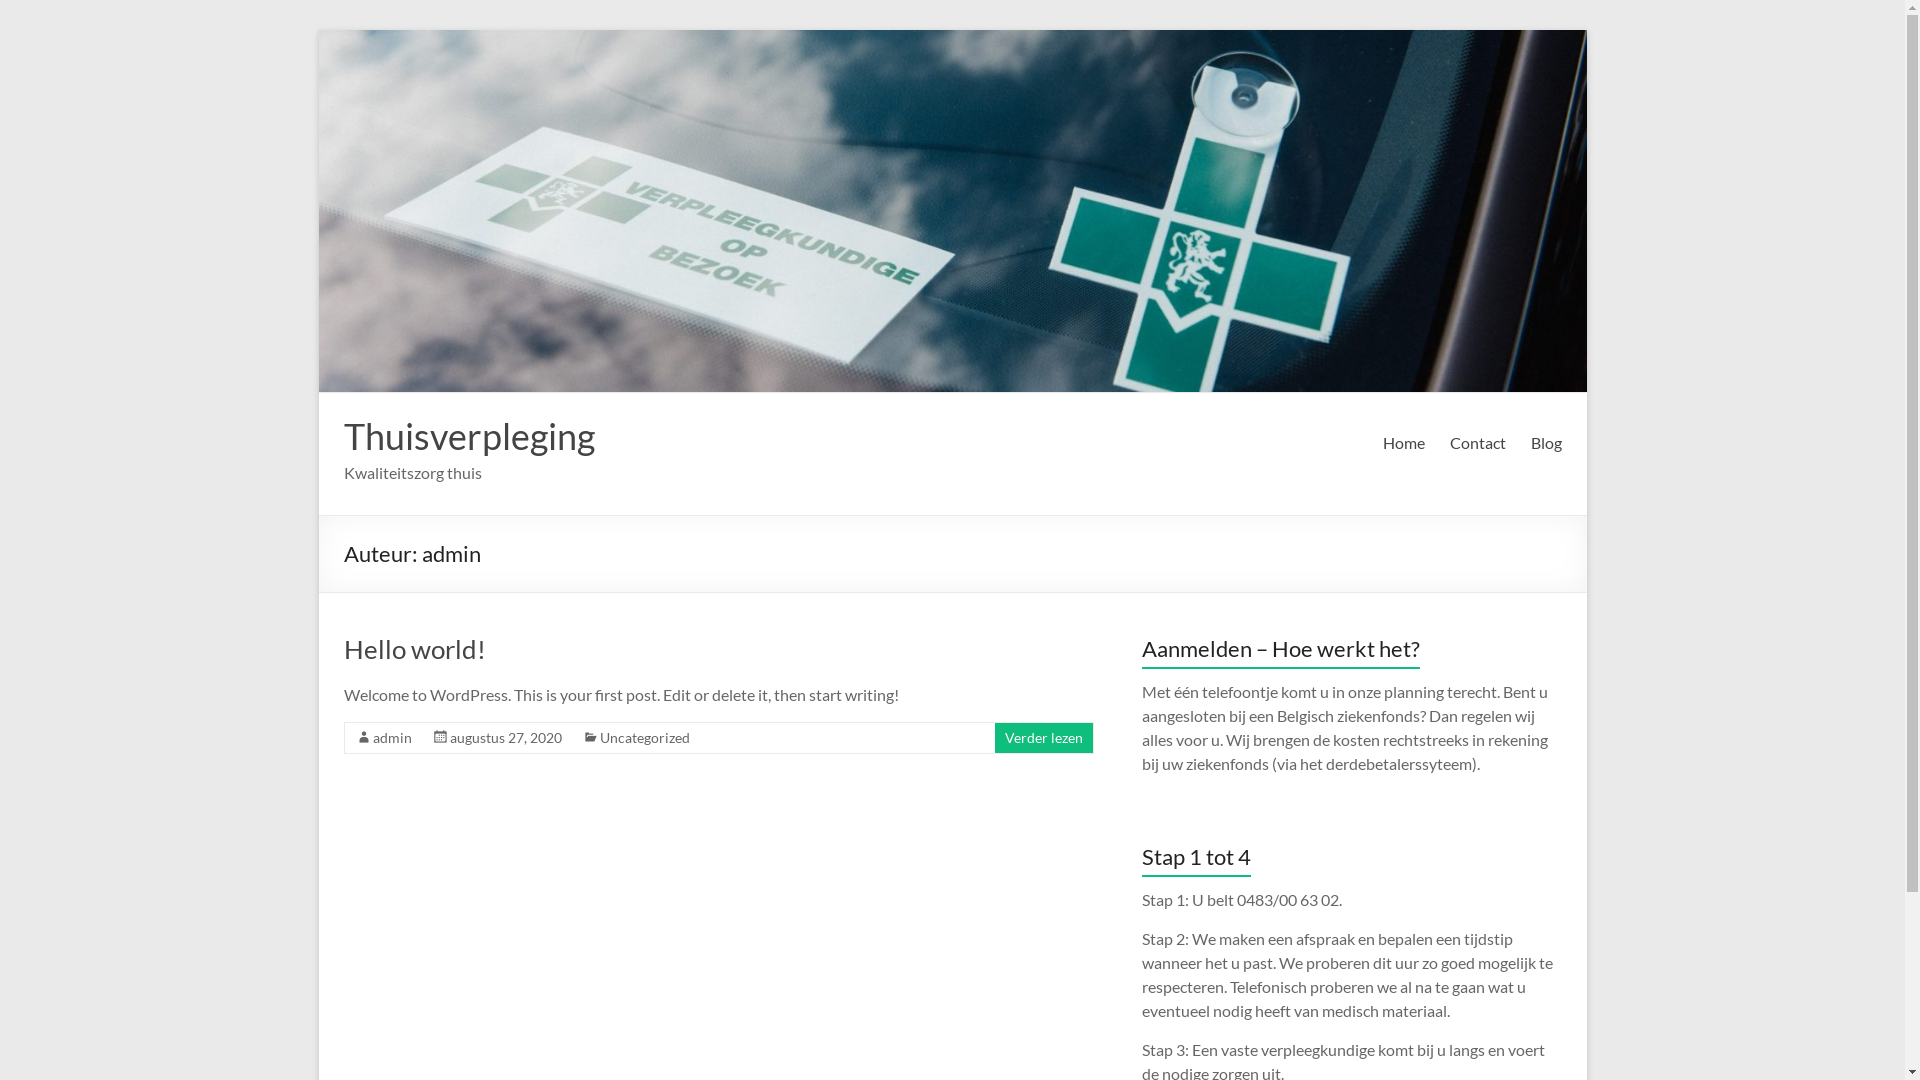 The image size is (1920, 1080). I want to click on 'Home', so click(1381, 442).